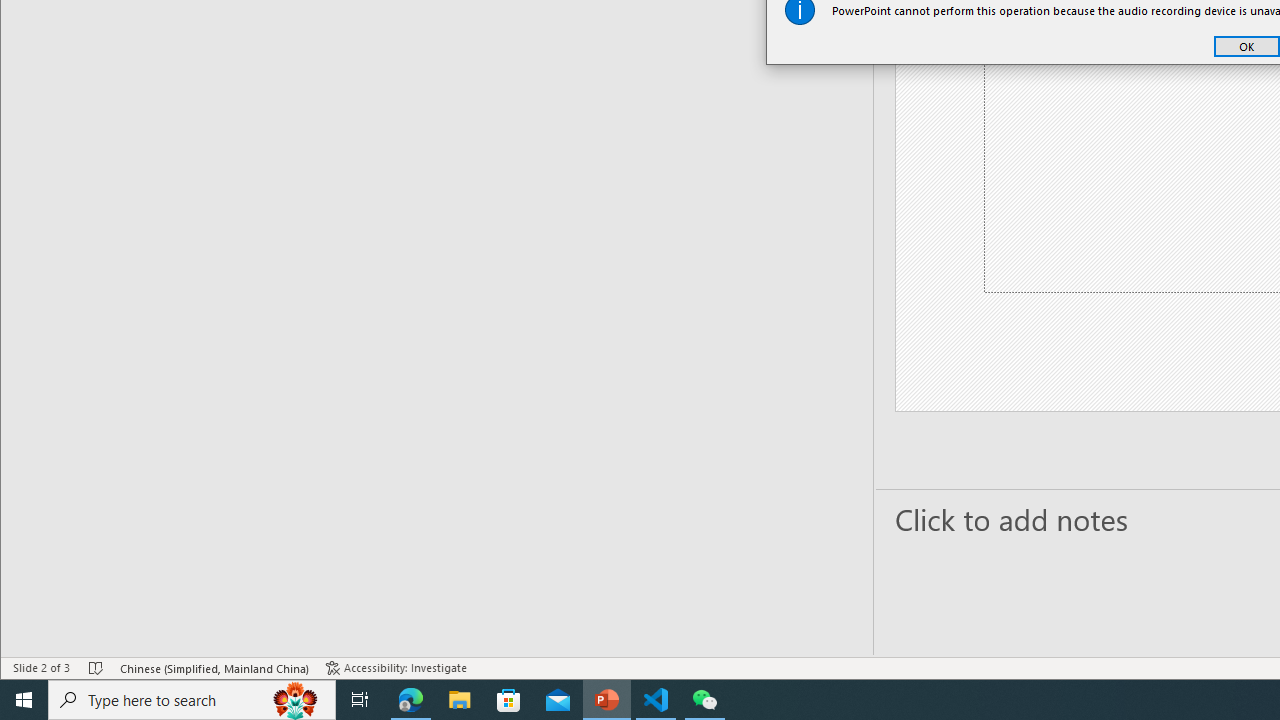  What do you see at coordinates (705, 698) in the screenshot?
I see `'WeChat - 1 running window'` at bounding box center [705, 698].